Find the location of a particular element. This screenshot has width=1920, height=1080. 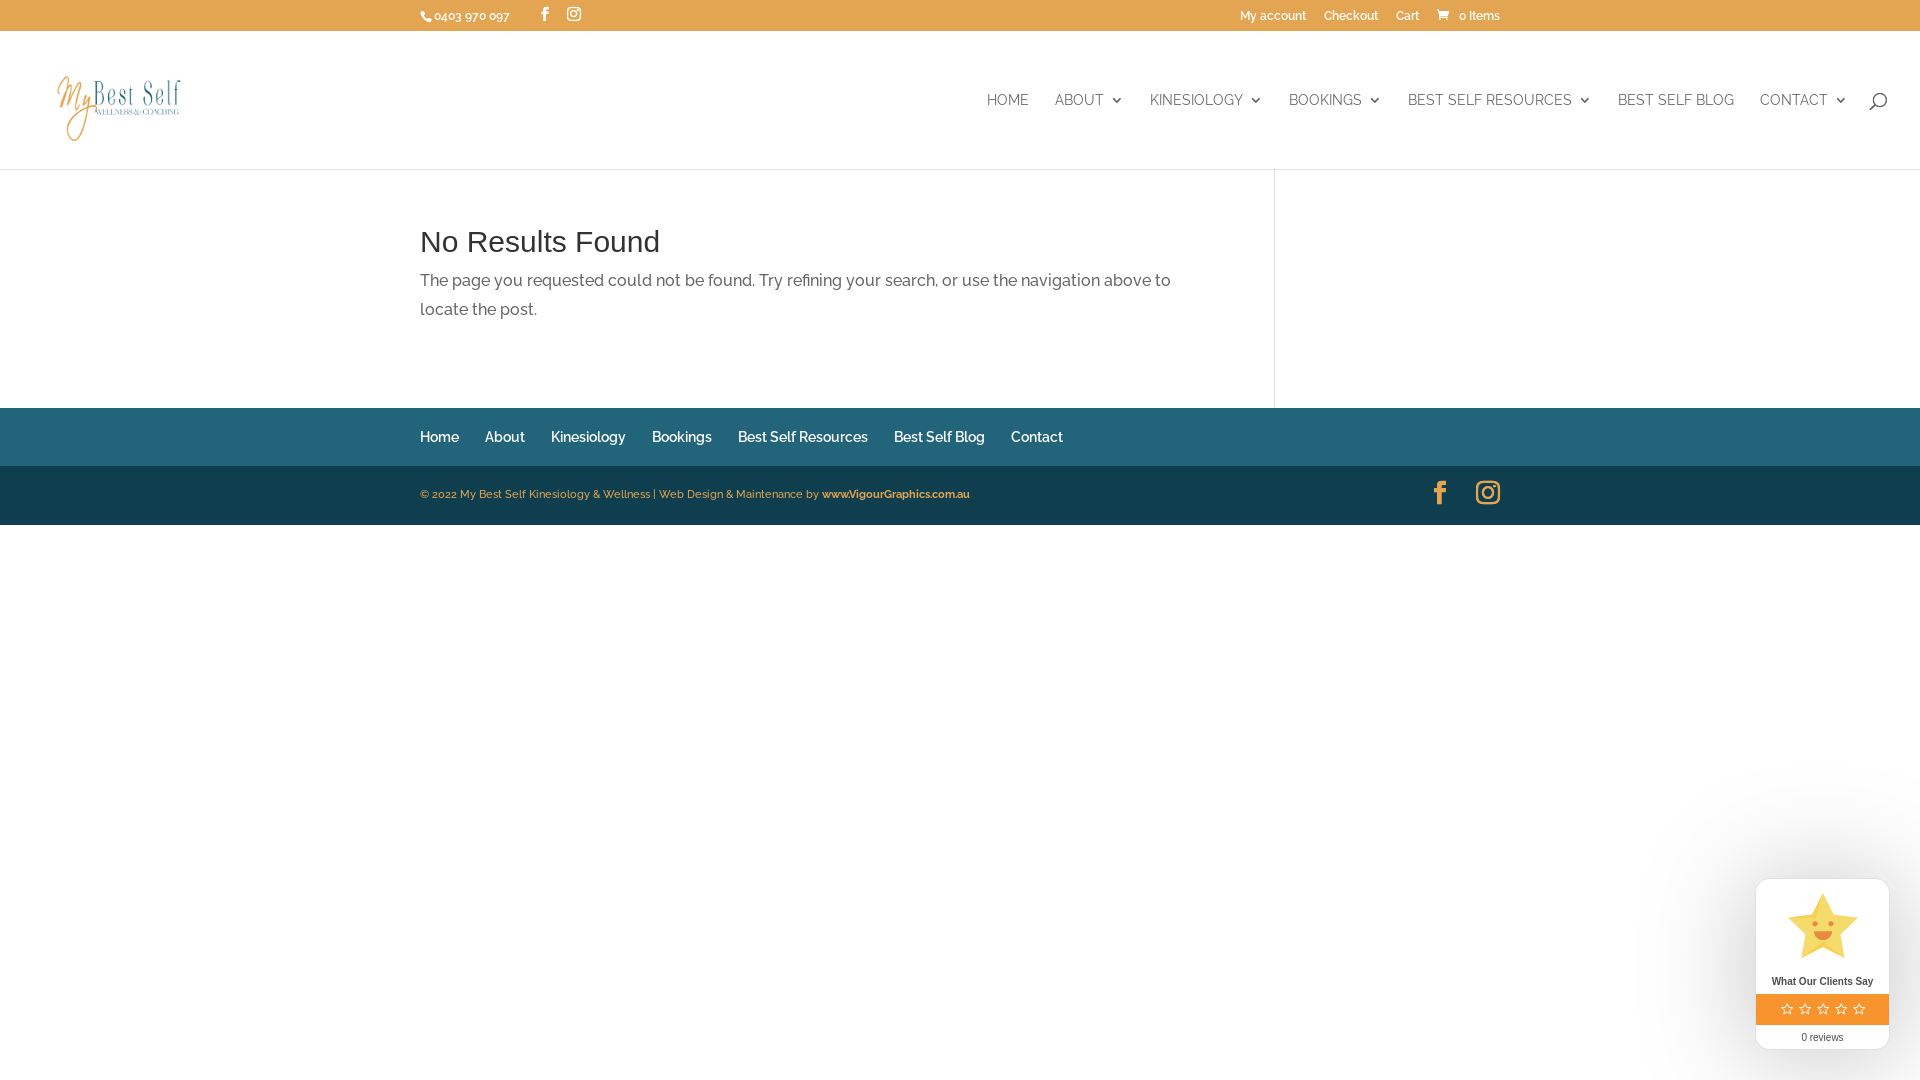

'Kinesiology' is located at coordinates (587, 435).